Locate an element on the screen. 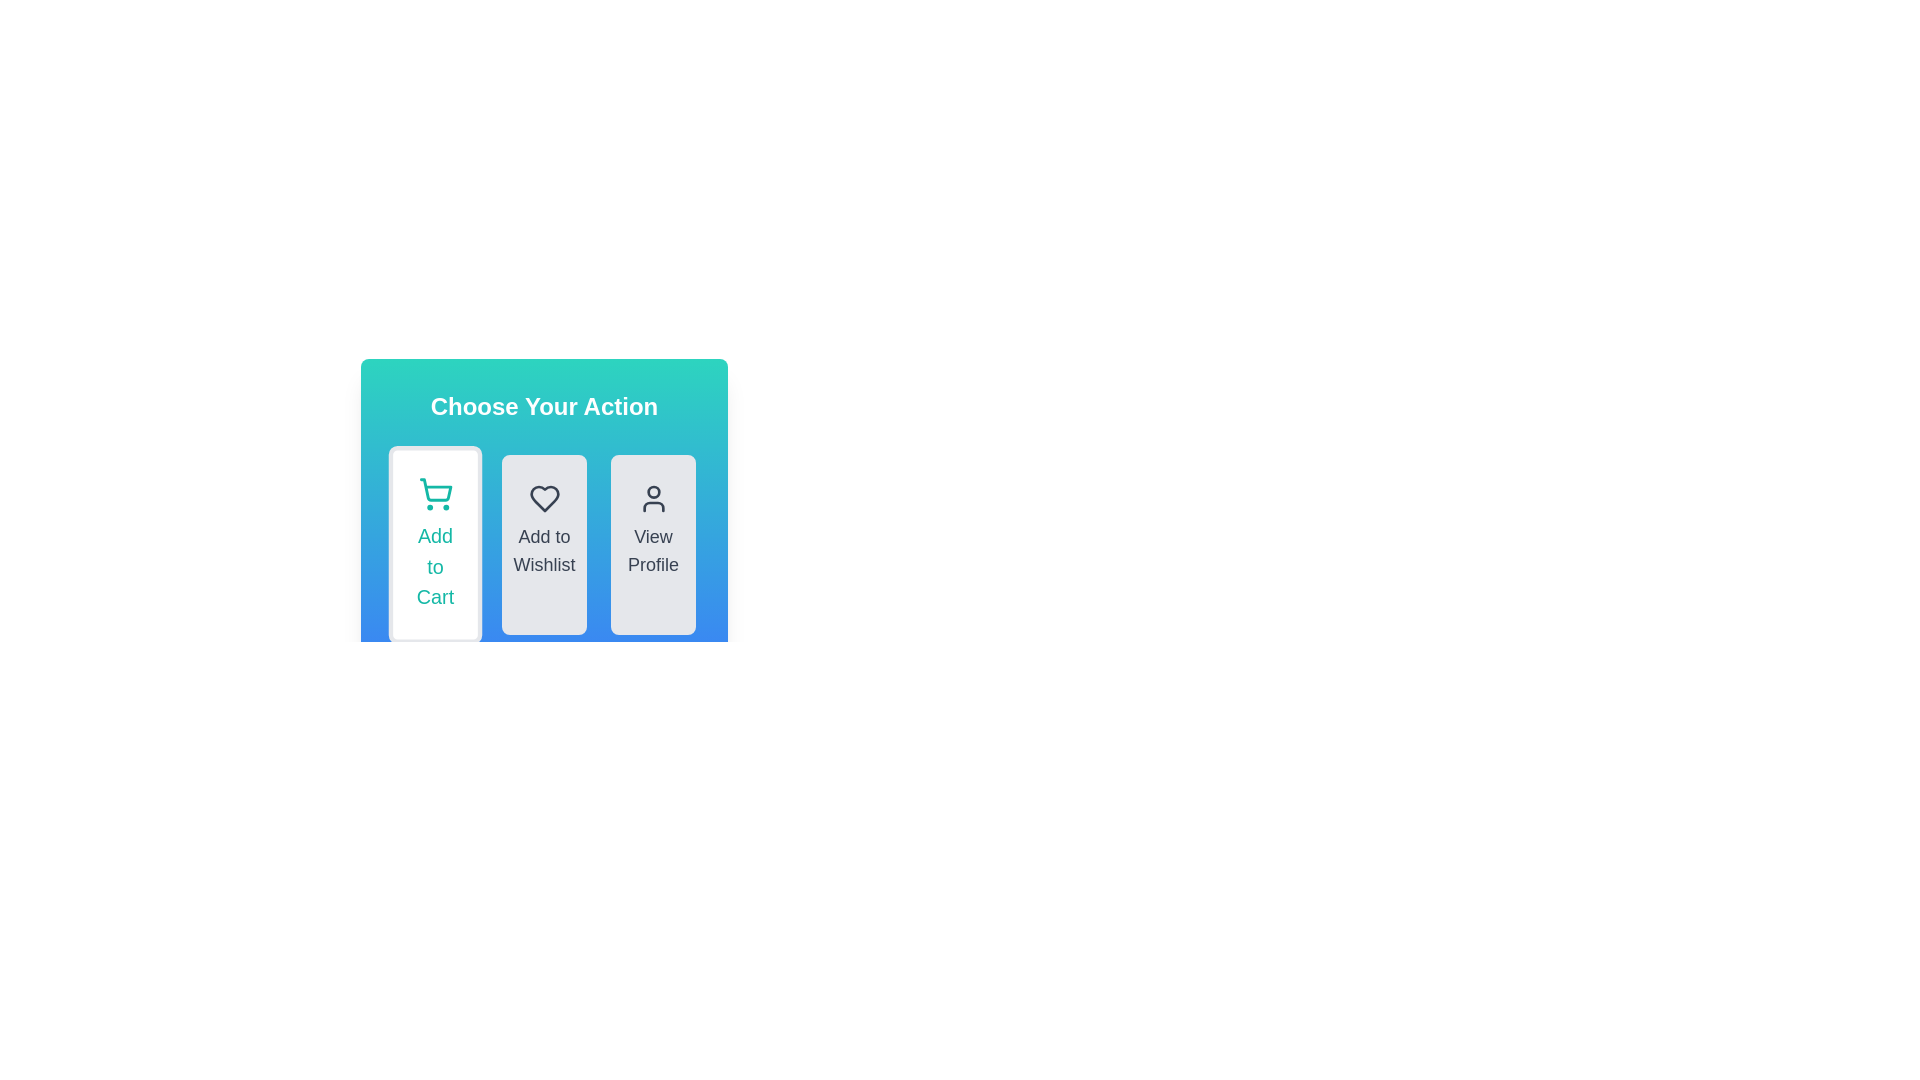  the button in the center of the group of three buttons is located at coordinates (544, 544).